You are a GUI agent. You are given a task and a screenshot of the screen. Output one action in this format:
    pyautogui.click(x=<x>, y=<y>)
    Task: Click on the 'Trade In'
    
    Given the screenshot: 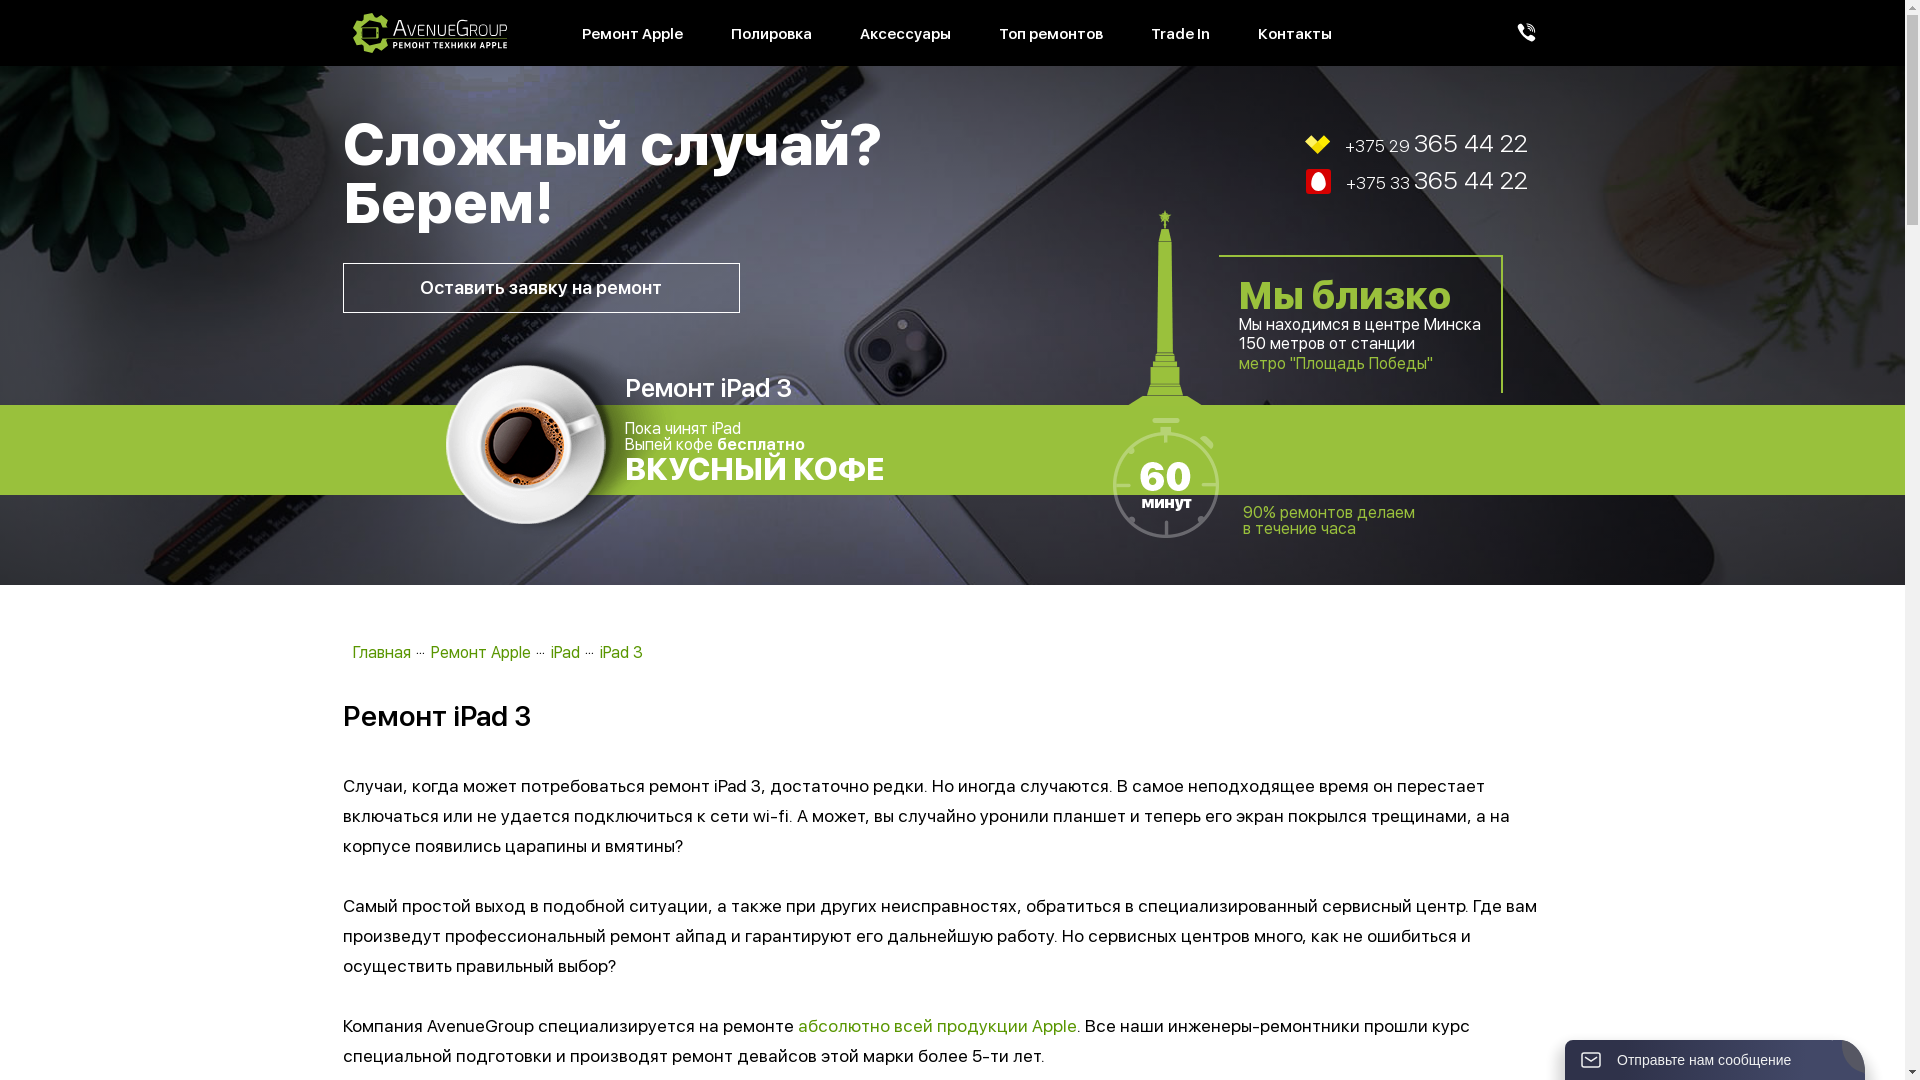 What is the action you would take?
    pyautogui.click(x=1180, y=34)
    